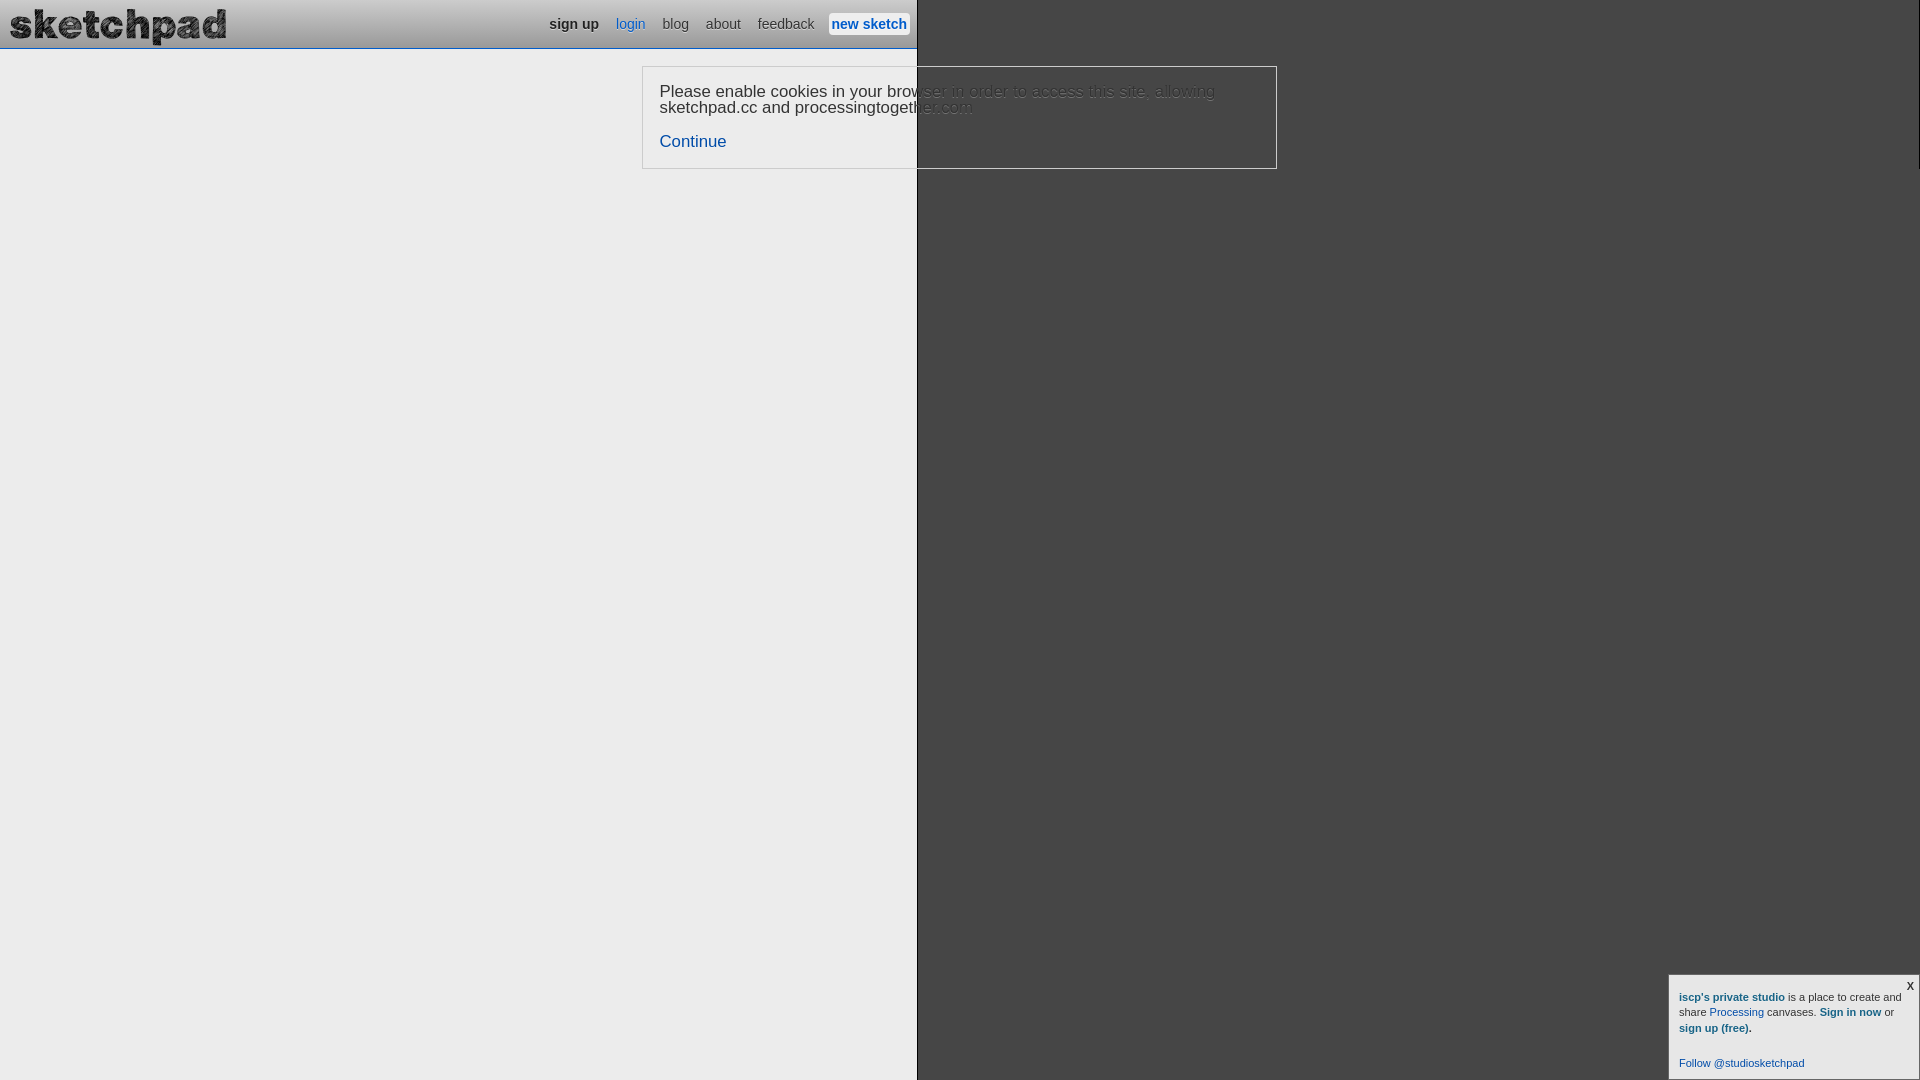  What do you see at coordinates (722, 23) in the screenshot?
I see `'about'` at bounding box center [722, 23].